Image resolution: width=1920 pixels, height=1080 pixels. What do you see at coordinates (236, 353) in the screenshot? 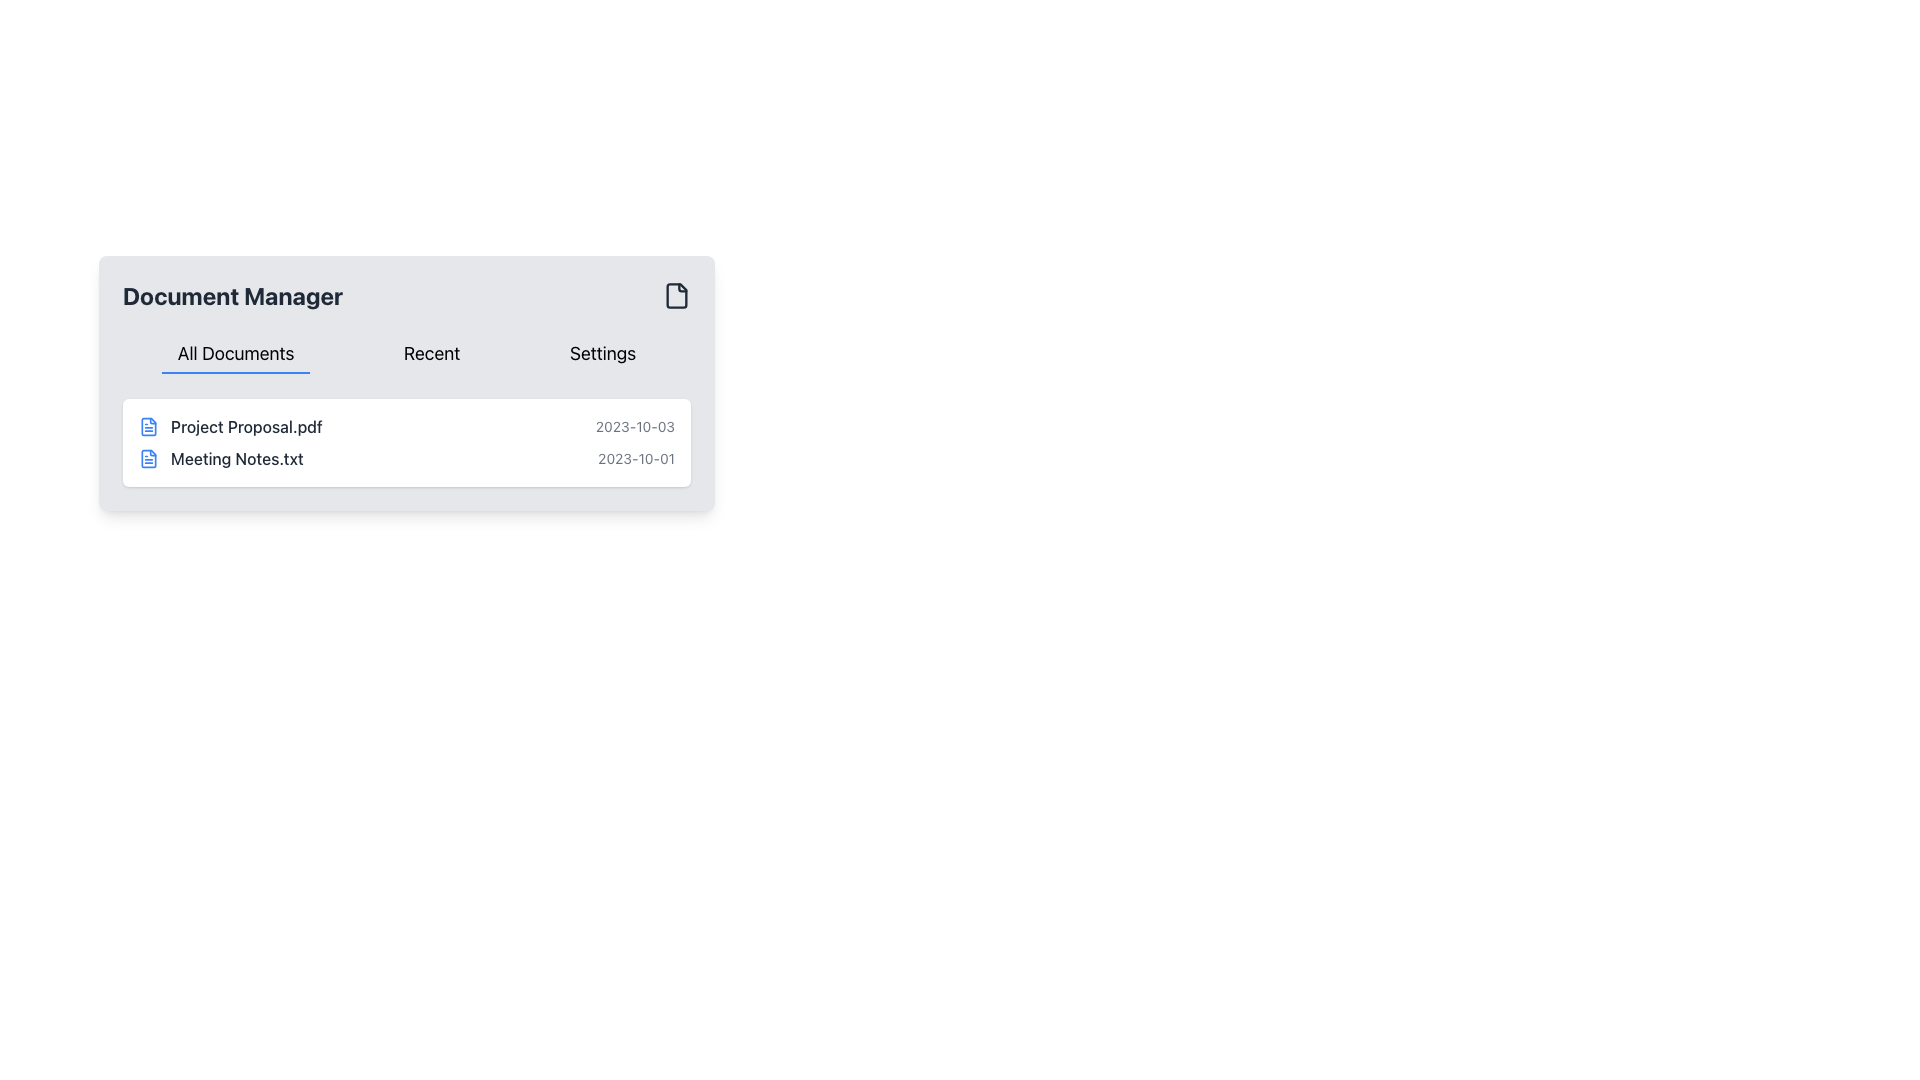
I see `the 'All Documents' navigation tab to change its color, which is the first tab in the navigation section under the 'Document Manager' header` at bounding box center [236, 353].